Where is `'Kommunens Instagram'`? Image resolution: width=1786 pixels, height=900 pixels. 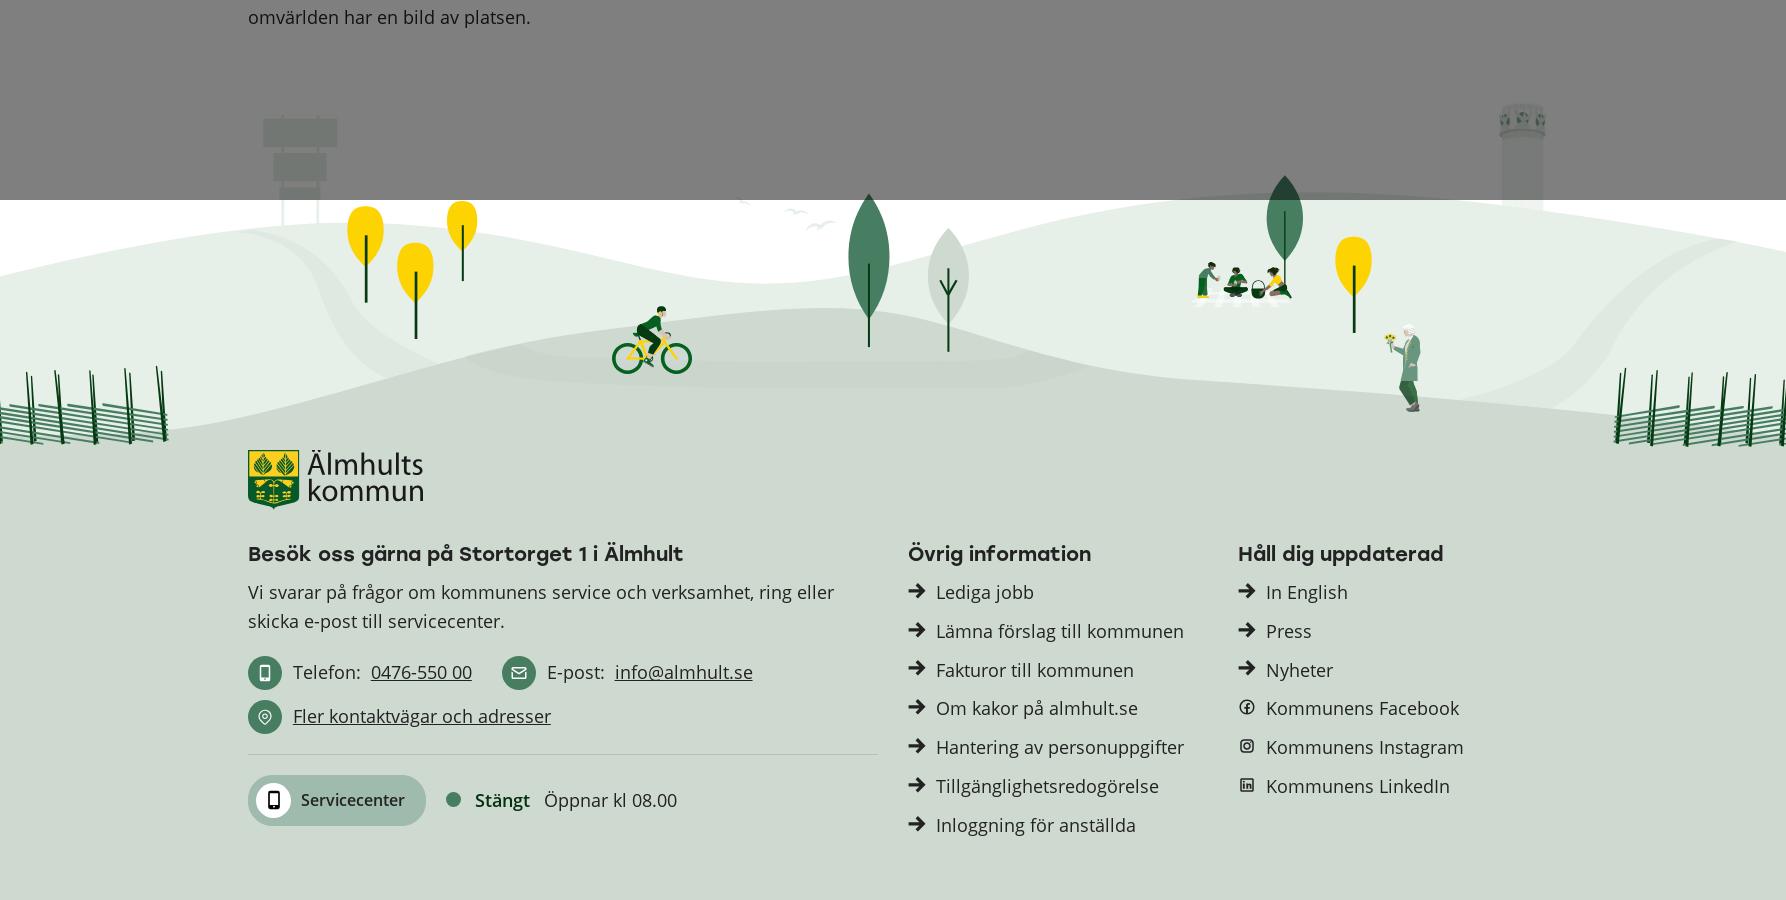
'Kommunens Instagram' is located at coordinates (1364, 746).